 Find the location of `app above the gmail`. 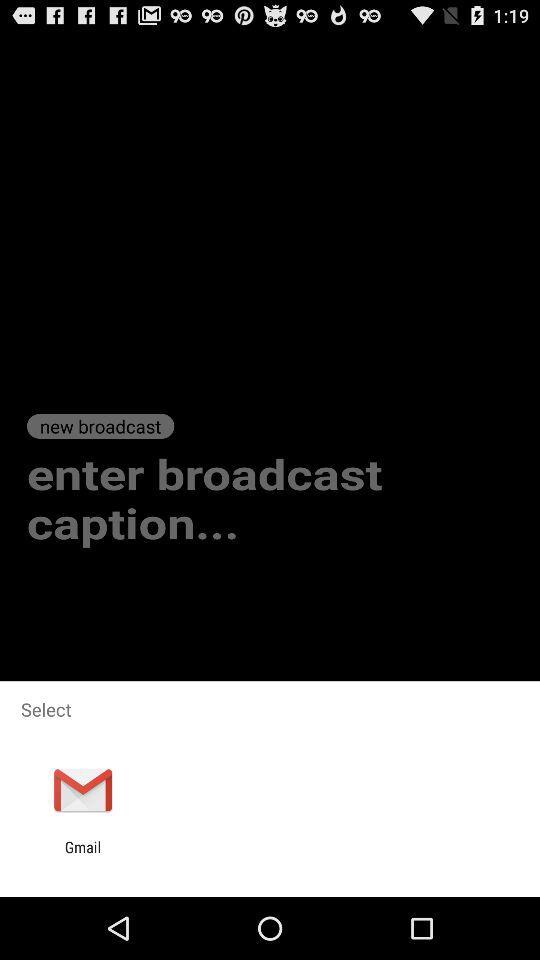

app above the gmail is located at coordinates (82, 790).